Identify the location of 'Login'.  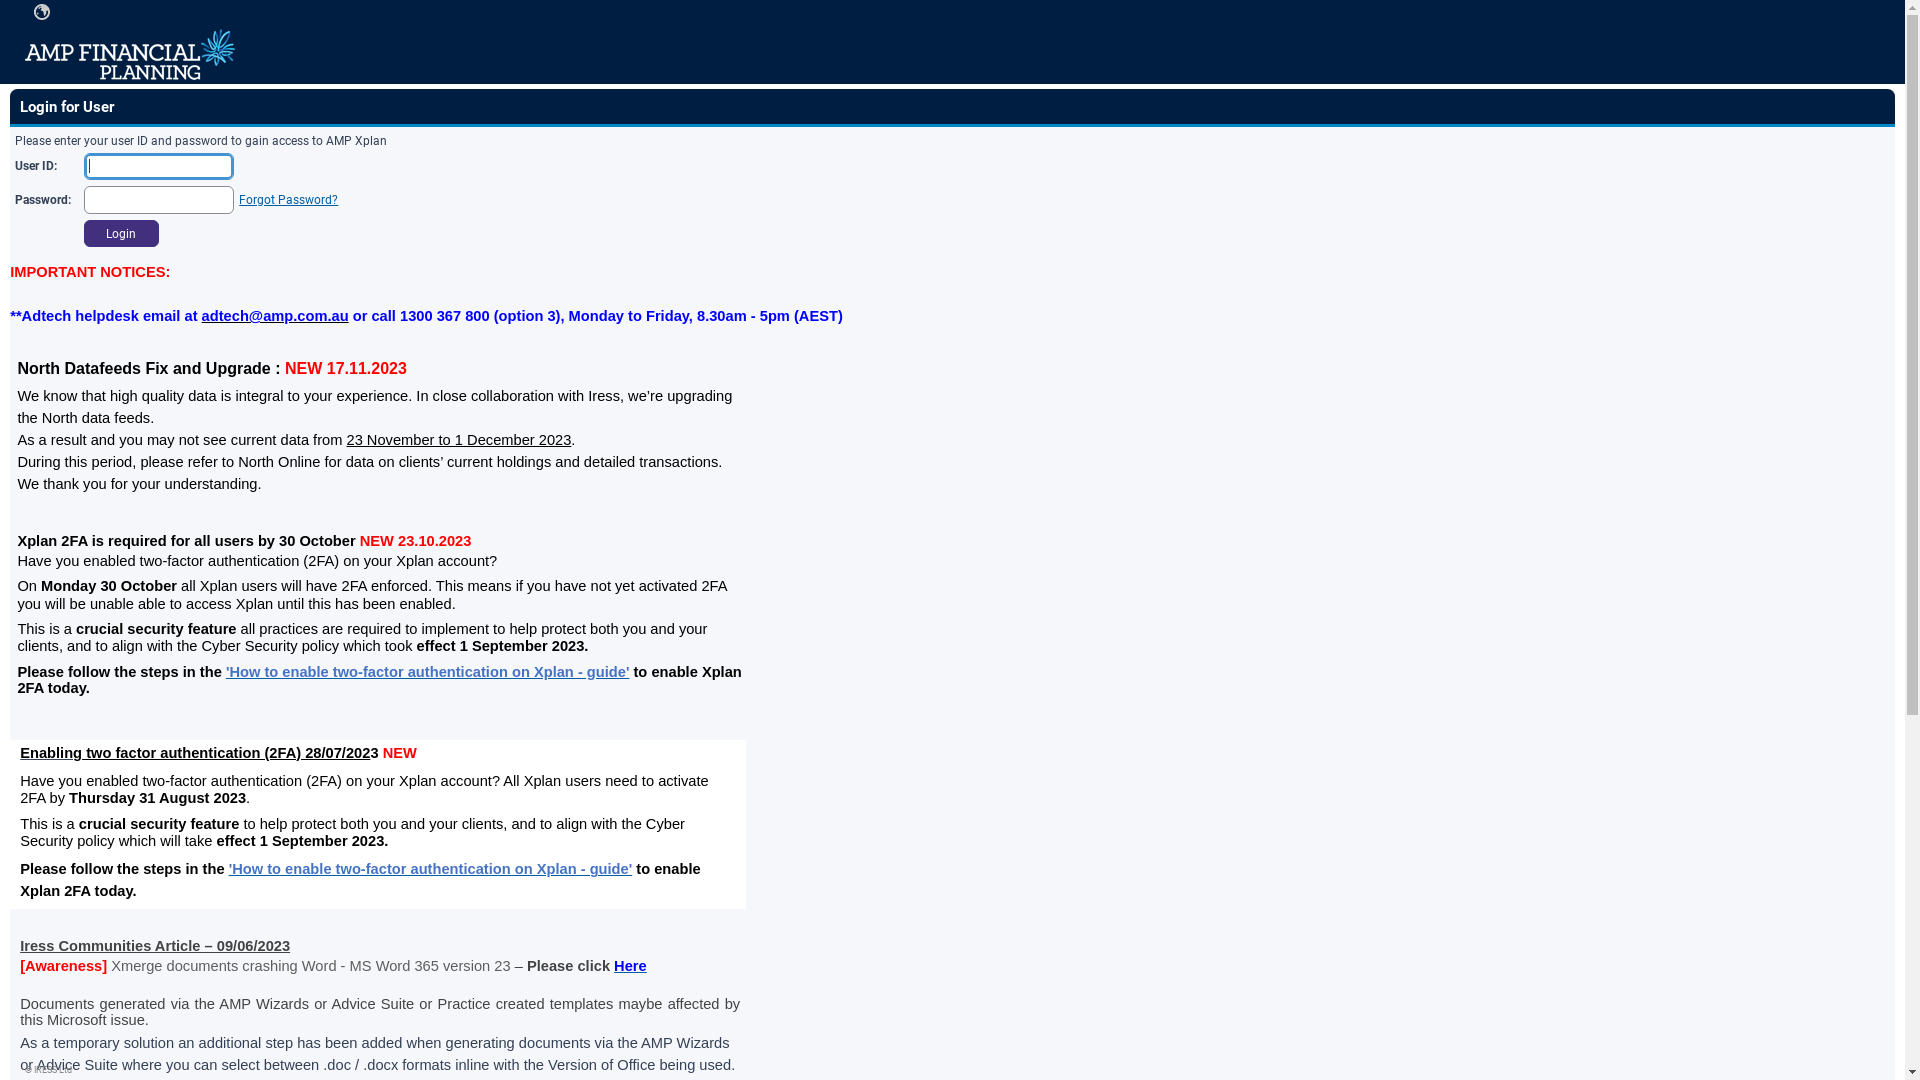
(120, 233).